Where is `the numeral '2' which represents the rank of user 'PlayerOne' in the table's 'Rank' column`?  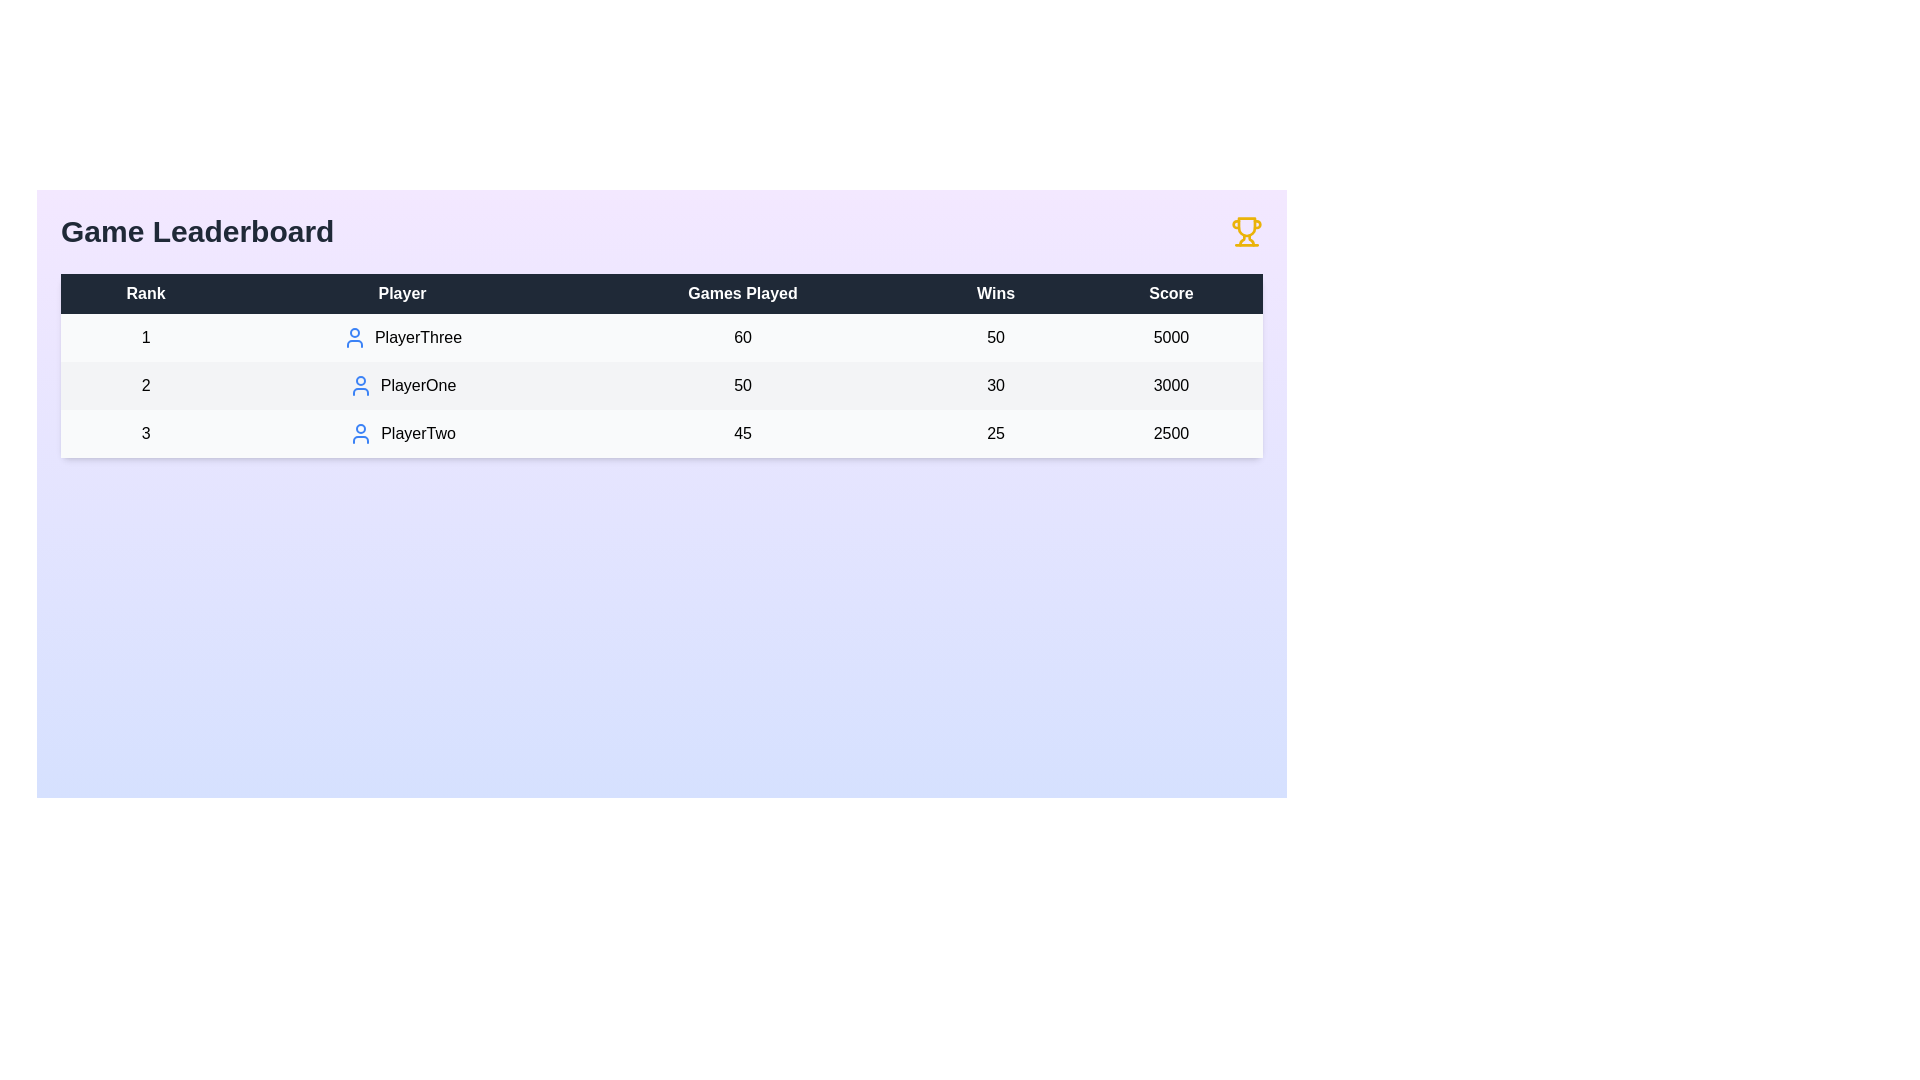 the numeral '2' which represents the rank of user 'PlayerOne' in the table's 'Rank' column is located at coordinates (145, 385).